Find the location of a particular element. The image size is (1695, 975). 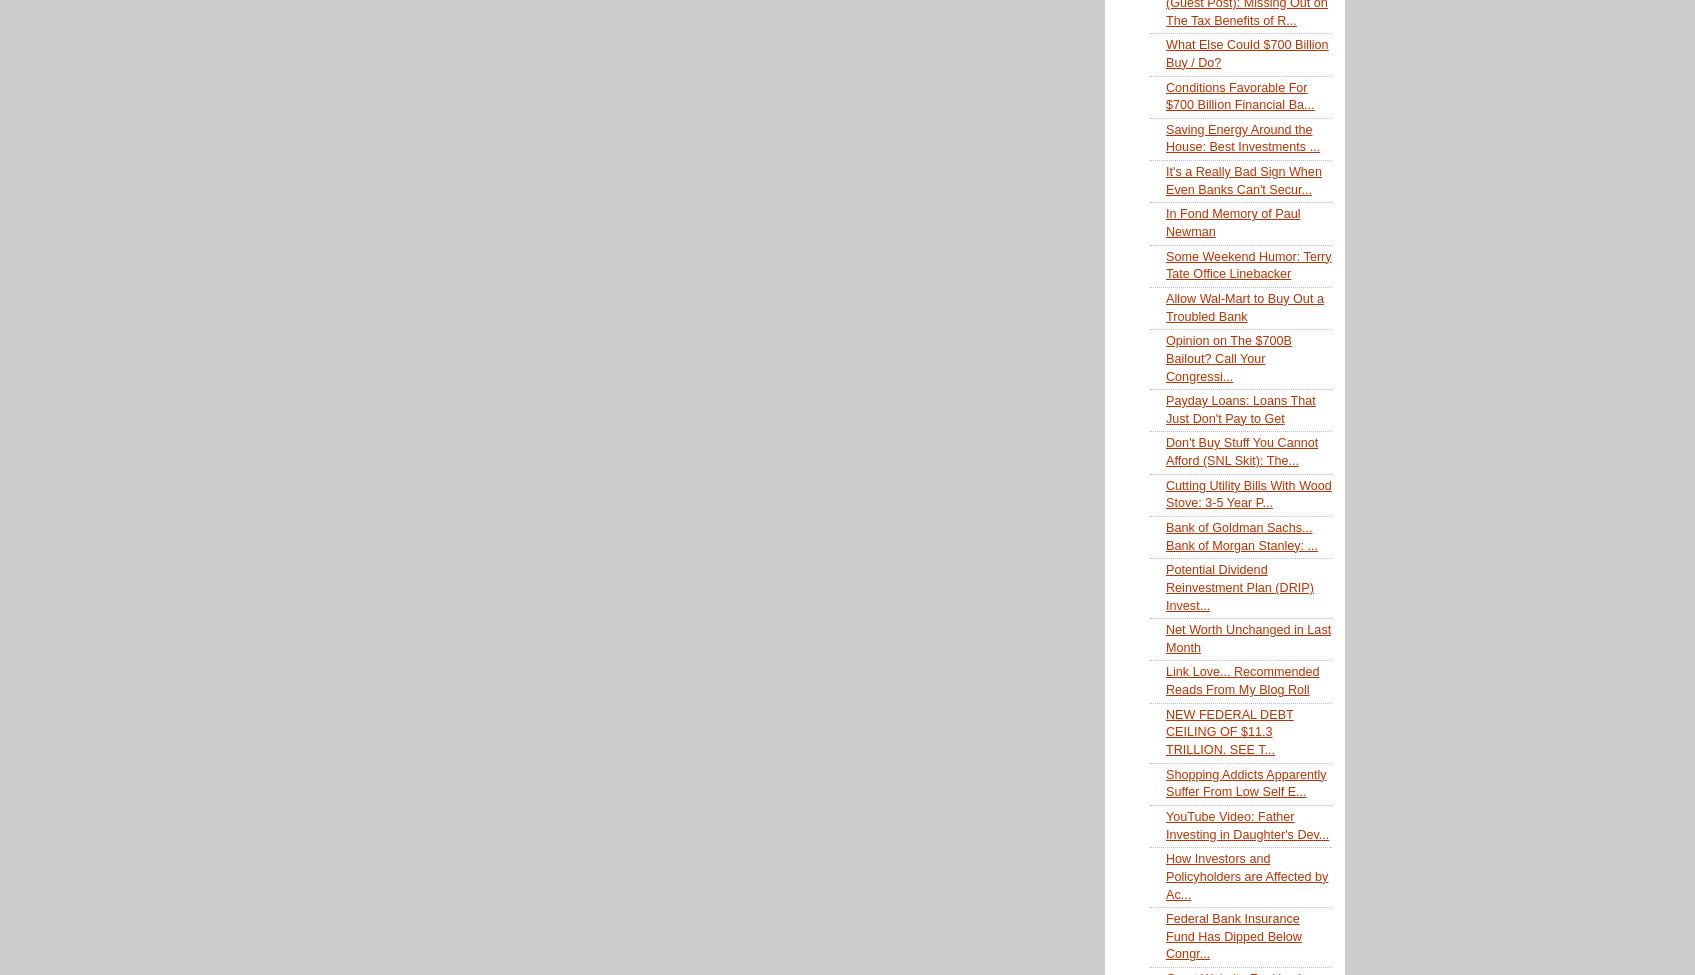

'In Fond Memory of Paul Newman' is located at coordinates (1232, 222).